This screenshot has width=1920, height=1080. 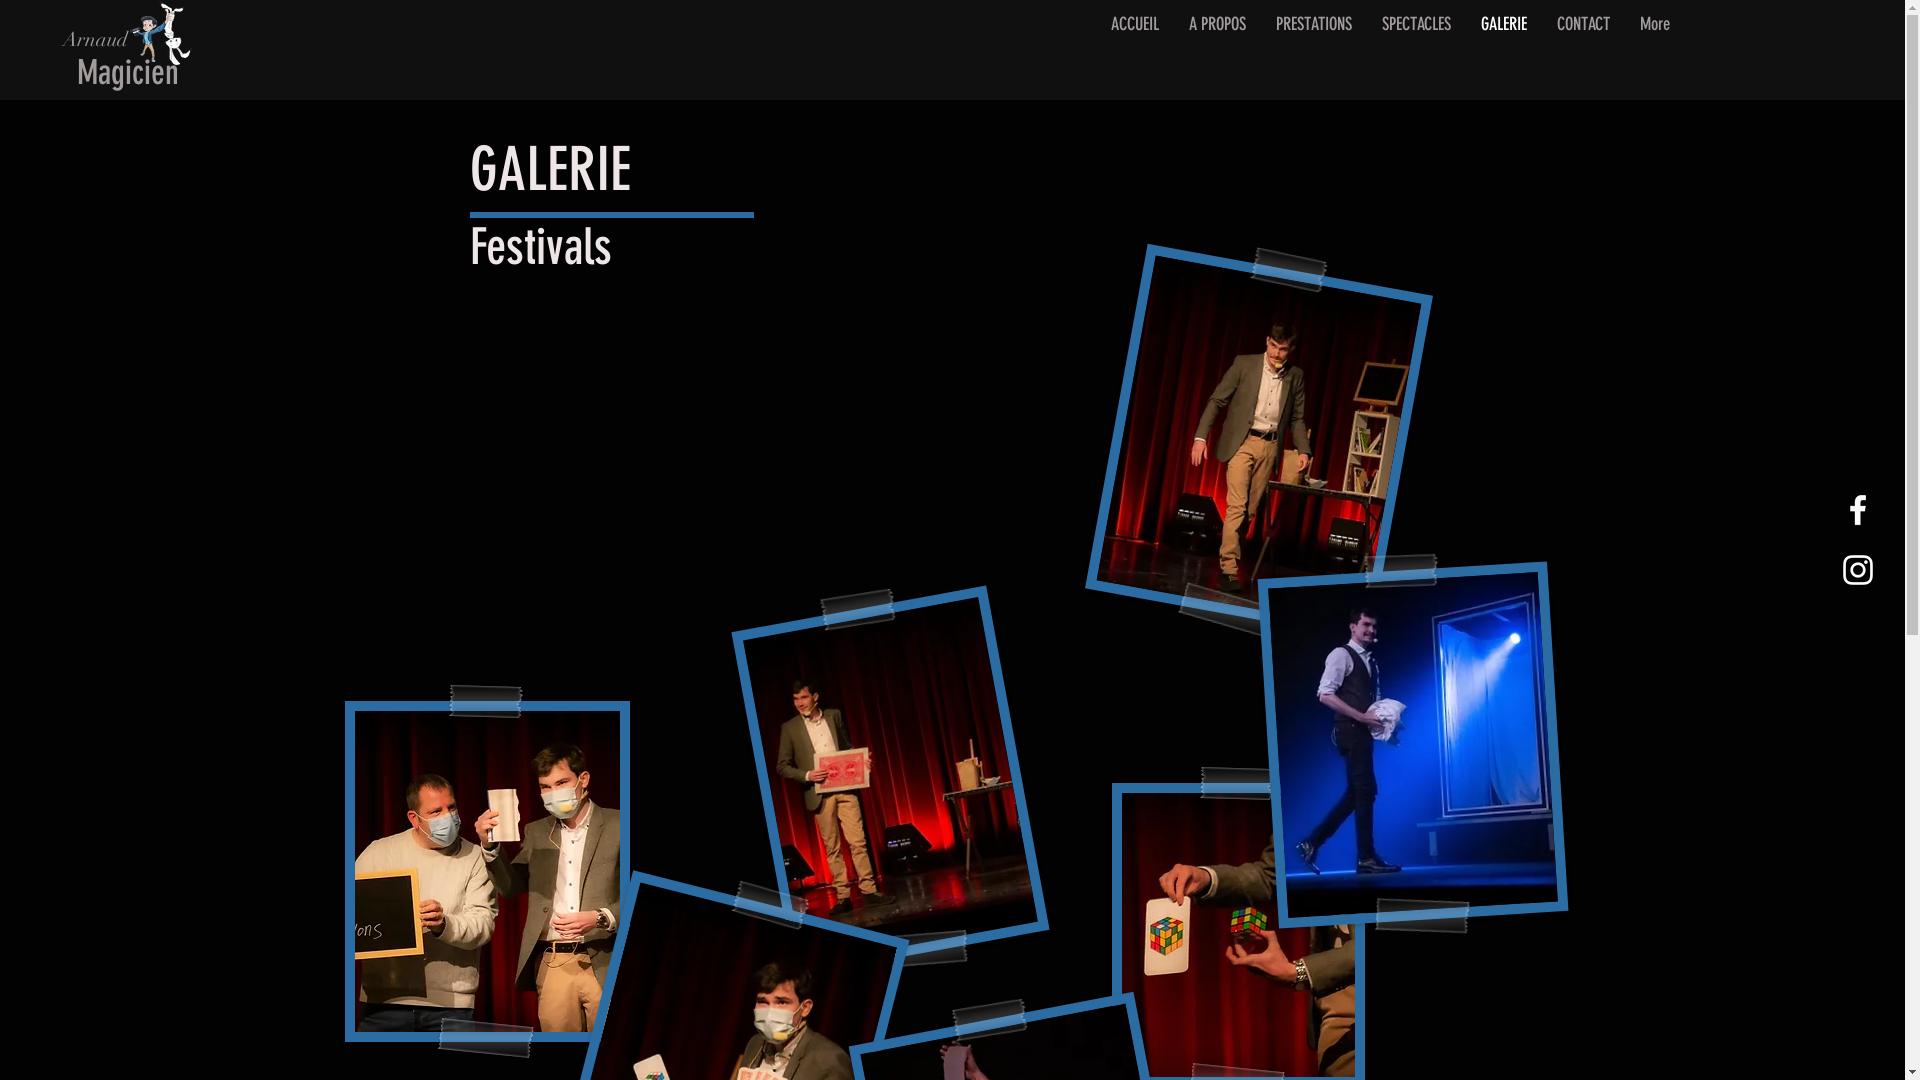 I want to click on 'GALERIE', so click(x=1503, y=51).